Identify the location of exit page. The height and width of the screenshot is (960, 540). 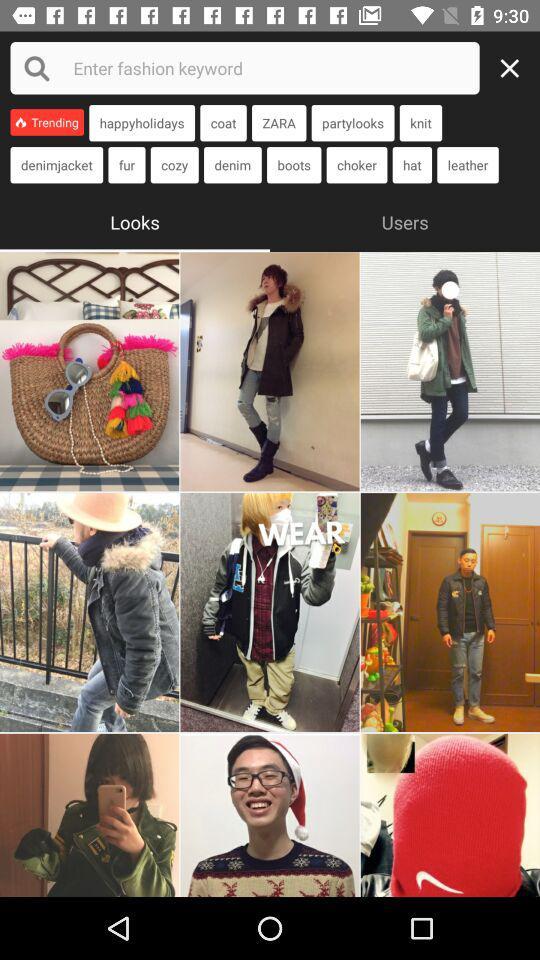
(515, 68).